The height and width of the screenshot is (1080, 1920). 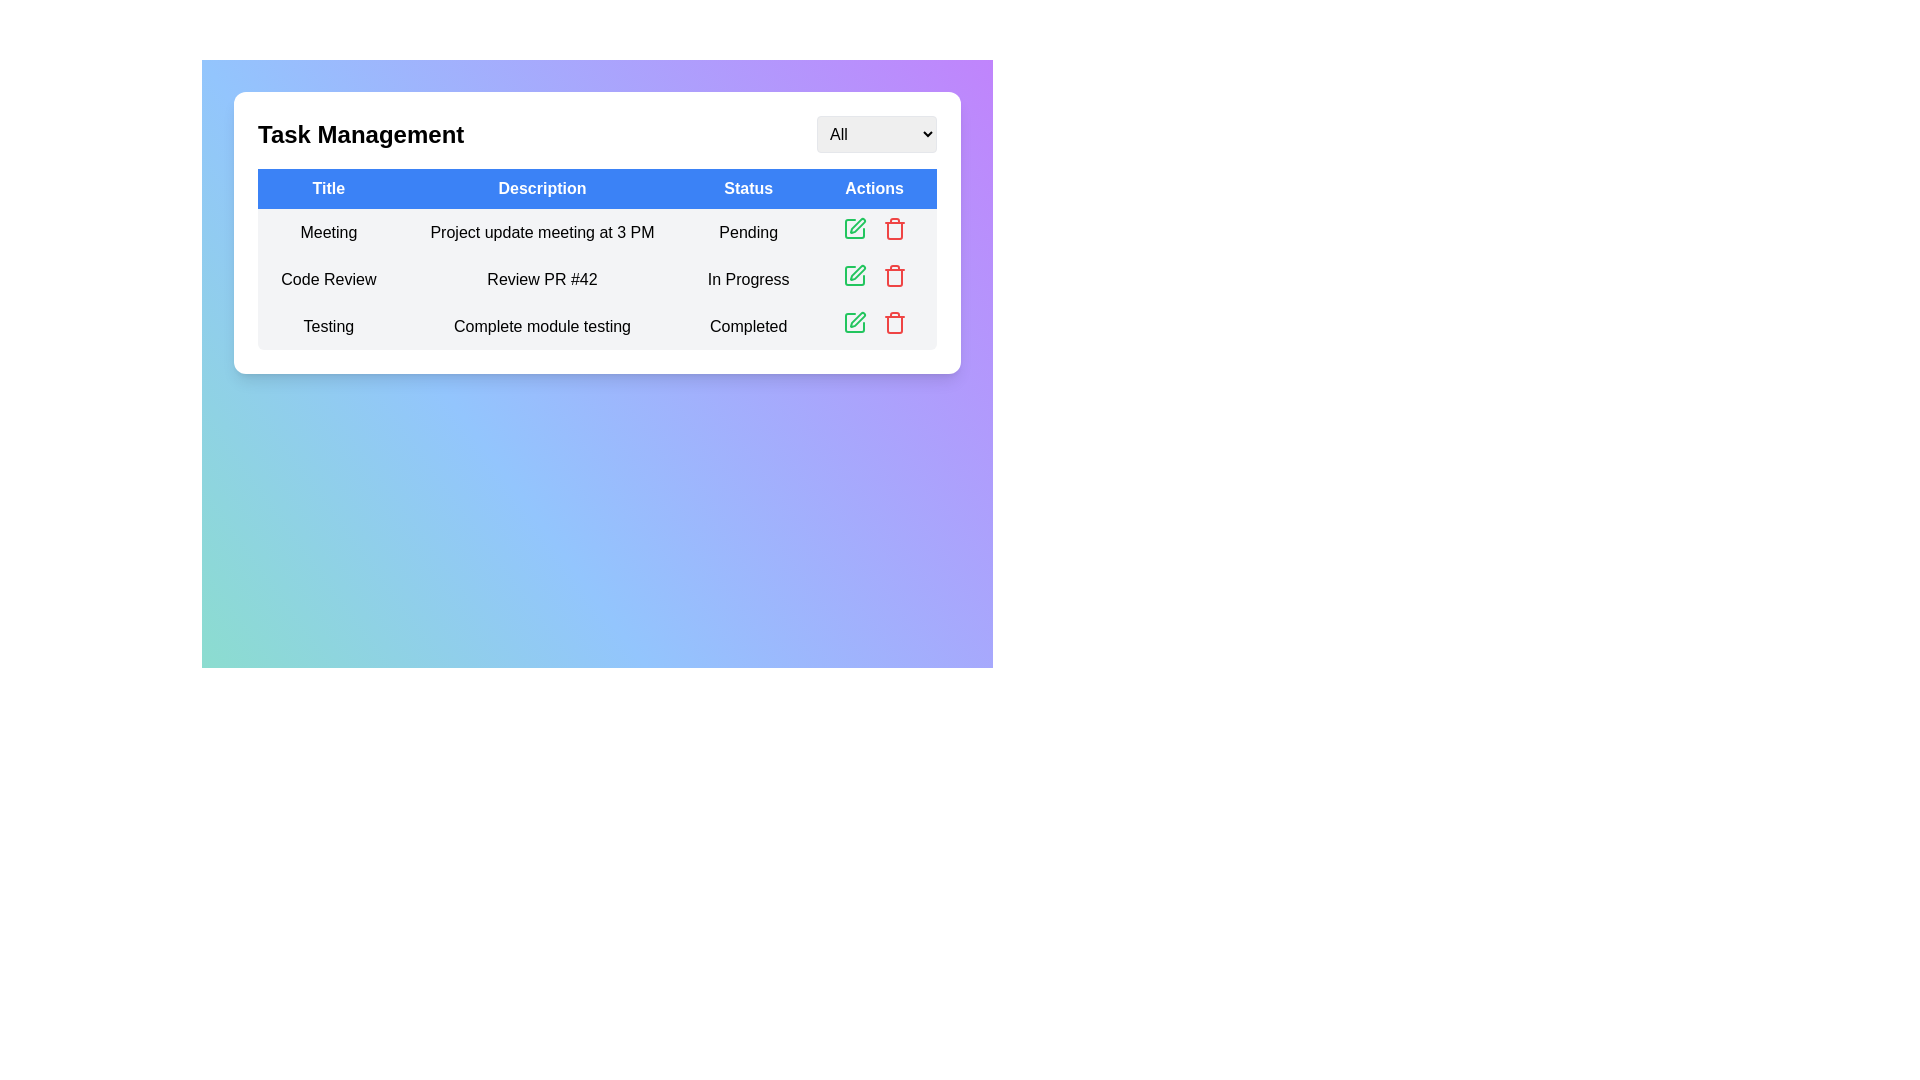 What do you see at coordinates (747, 189) in the screenshot?
I see `the 'Status' Text Label, which is the third label in a sequence of four horizontally aligned labels, positioned between 'Description' and 'Actions'` at bounding box center [747, 189].